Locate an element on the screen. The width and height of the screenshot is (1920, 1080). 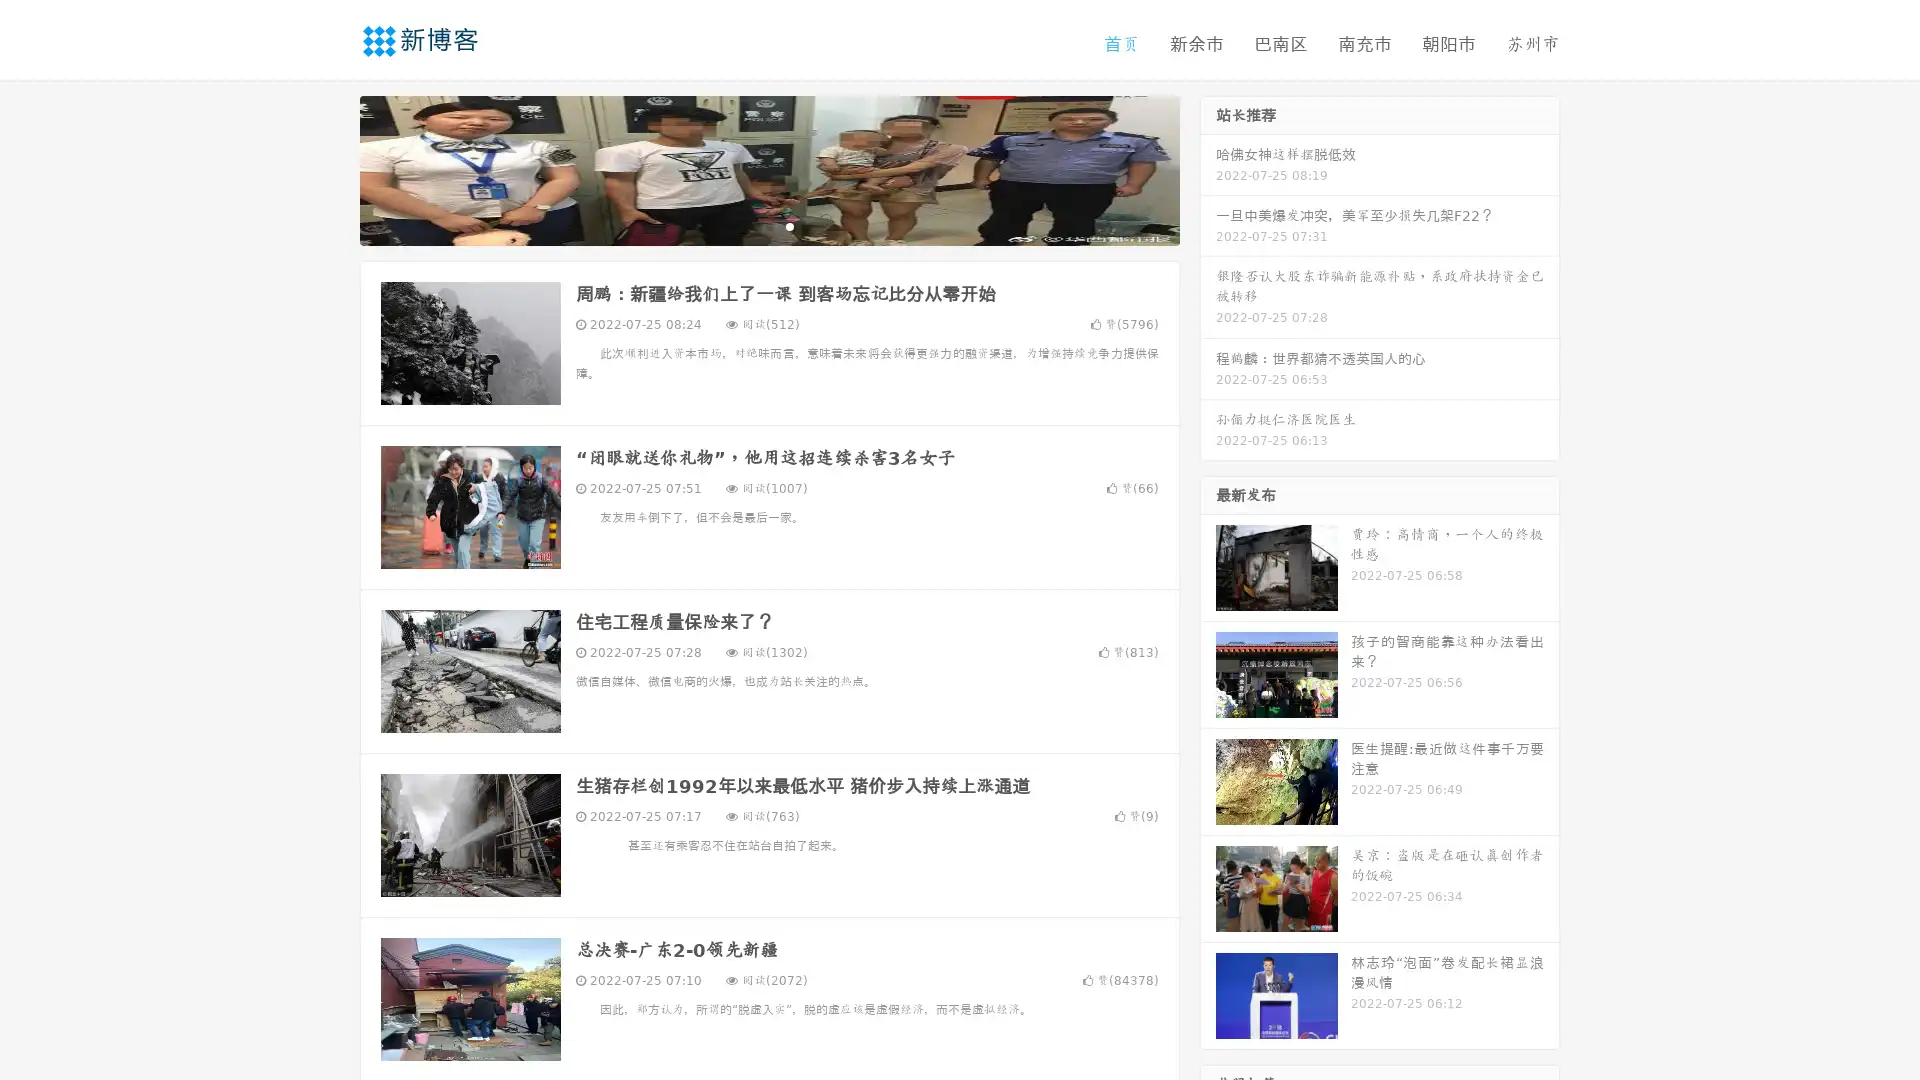
Go to slide 2 is located at coordinates (768, 225).